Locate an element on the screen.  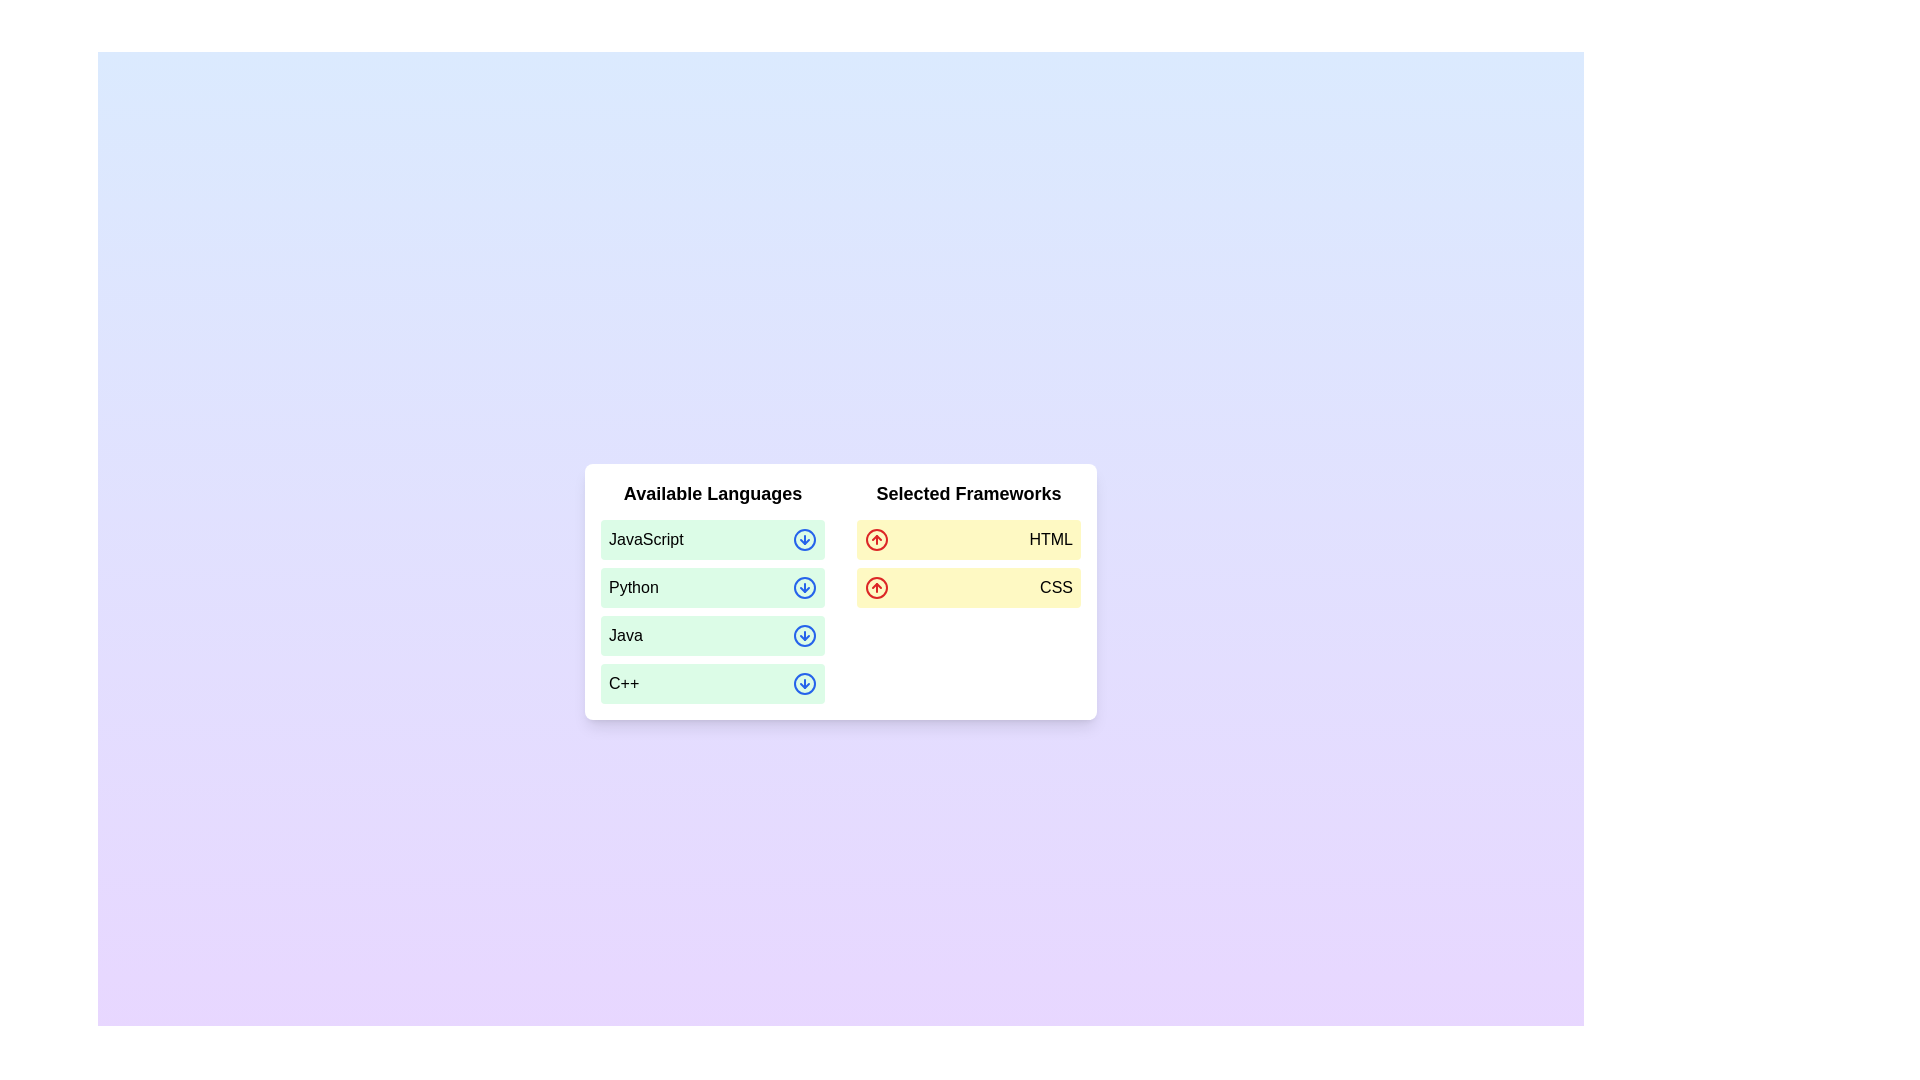
arrow-down icon next to the language C++ in the 'Available Languages' list to move it to the 'Selected Frameworks' list is located at coordinates (805, 682).